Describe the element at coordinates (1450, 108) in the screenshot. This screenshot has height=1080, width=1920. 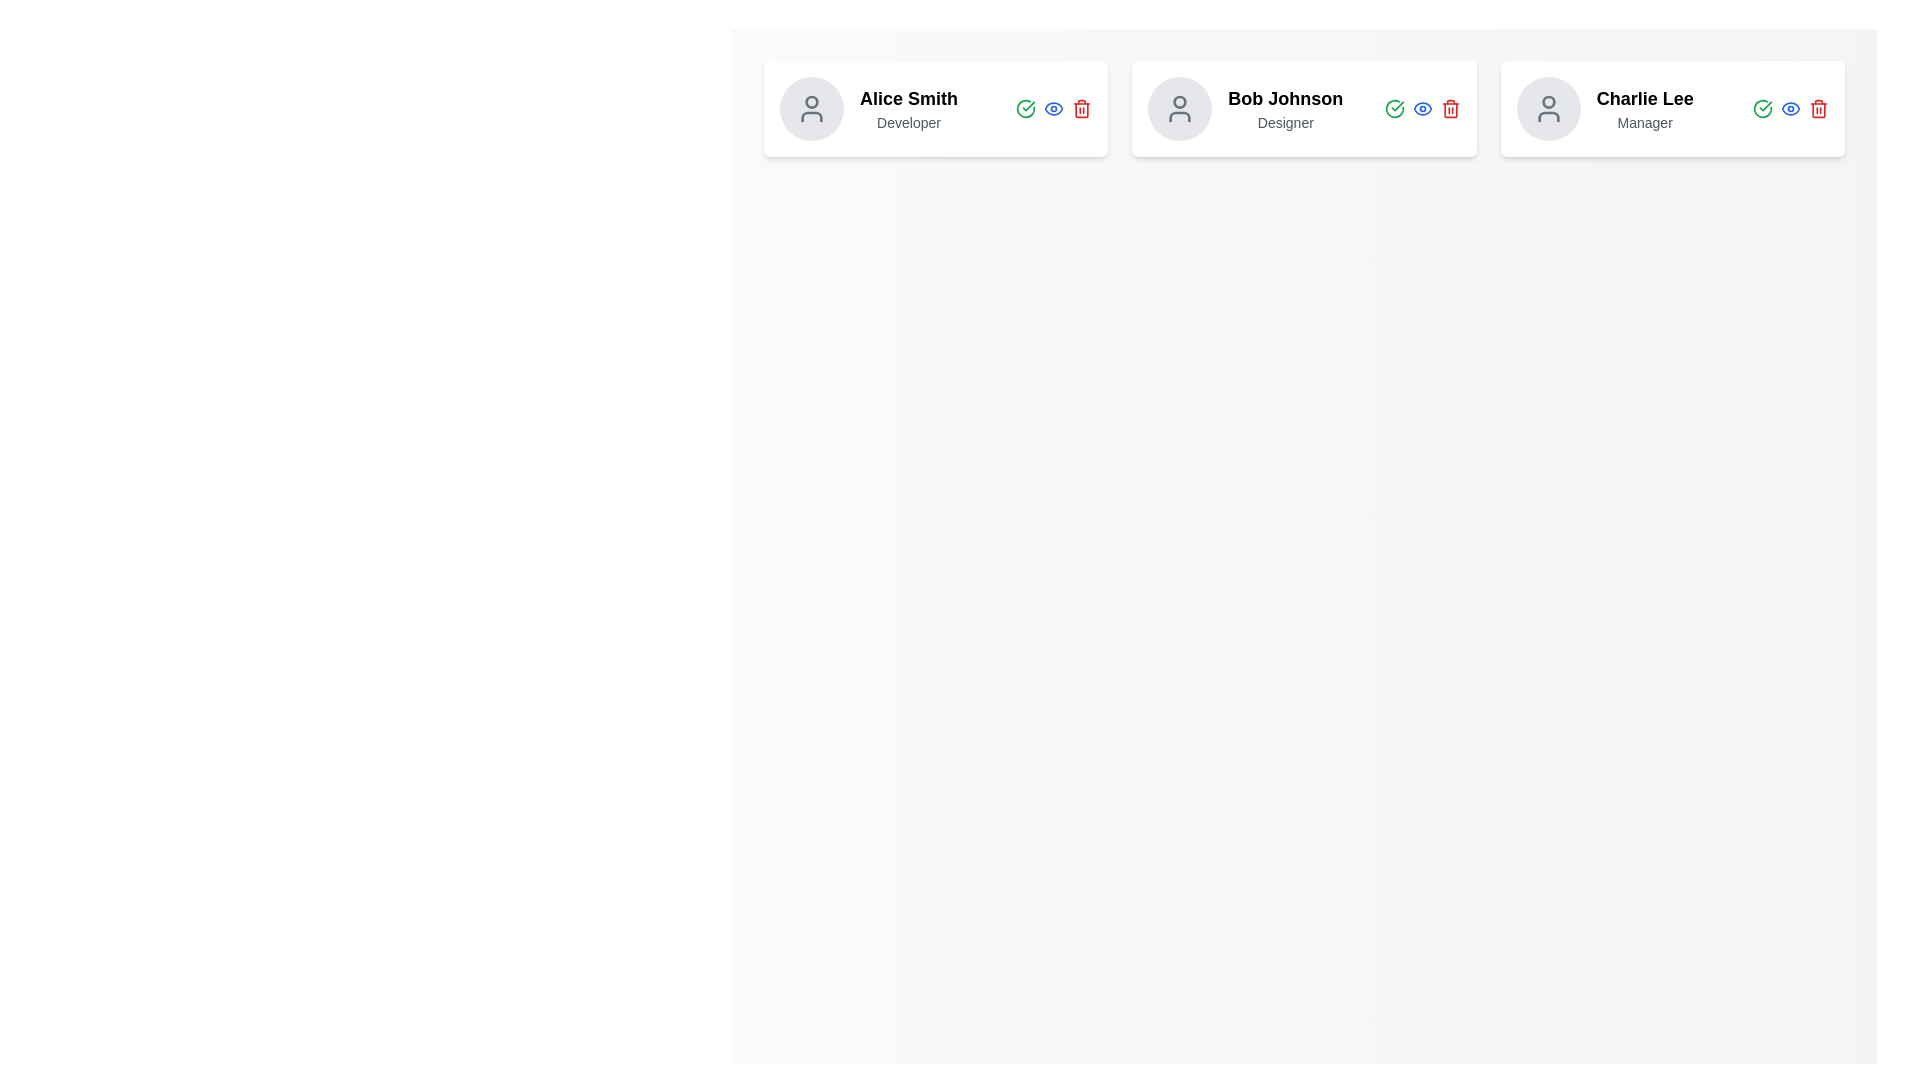
I see `the trash/delete icon button located in the action buttons group for the second user item ('Bob Johnson') to initiate a delete action` at that location.